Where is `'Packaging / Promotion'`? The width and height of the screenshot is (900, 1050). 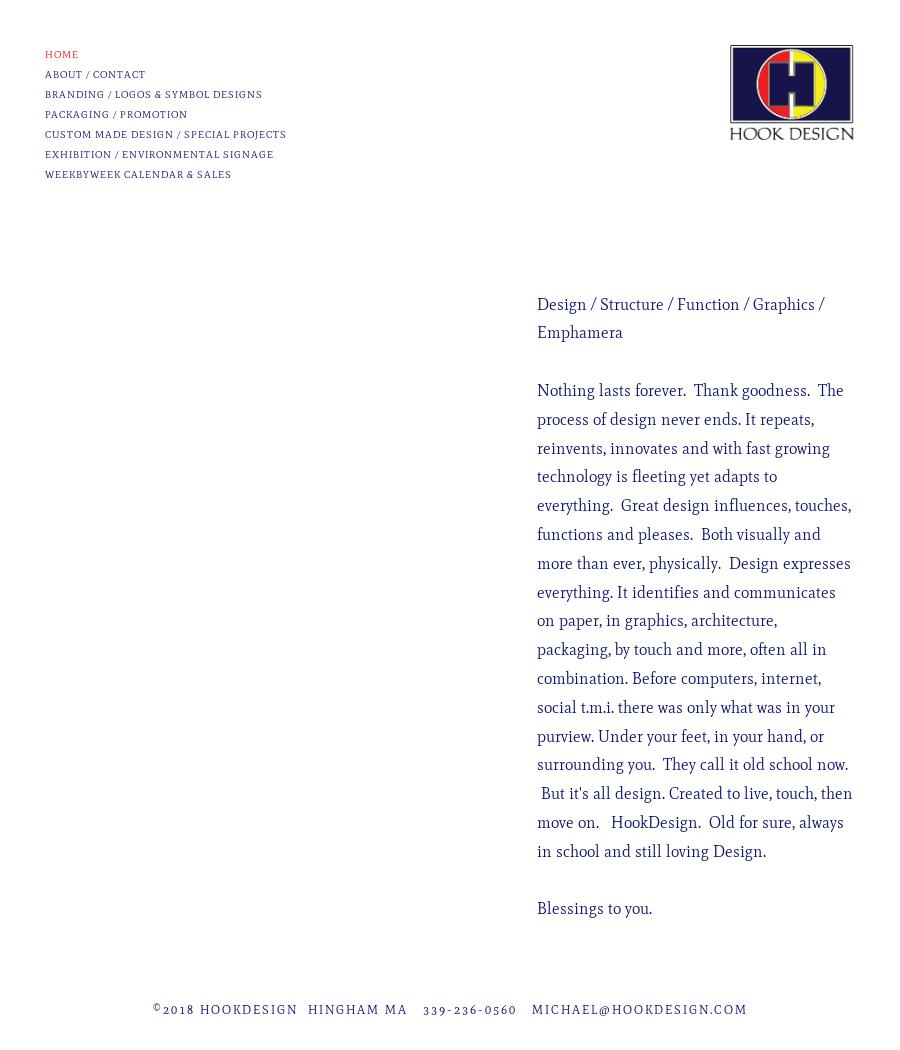 'Packaging / Promotion' is located at coordinates (116, 113).